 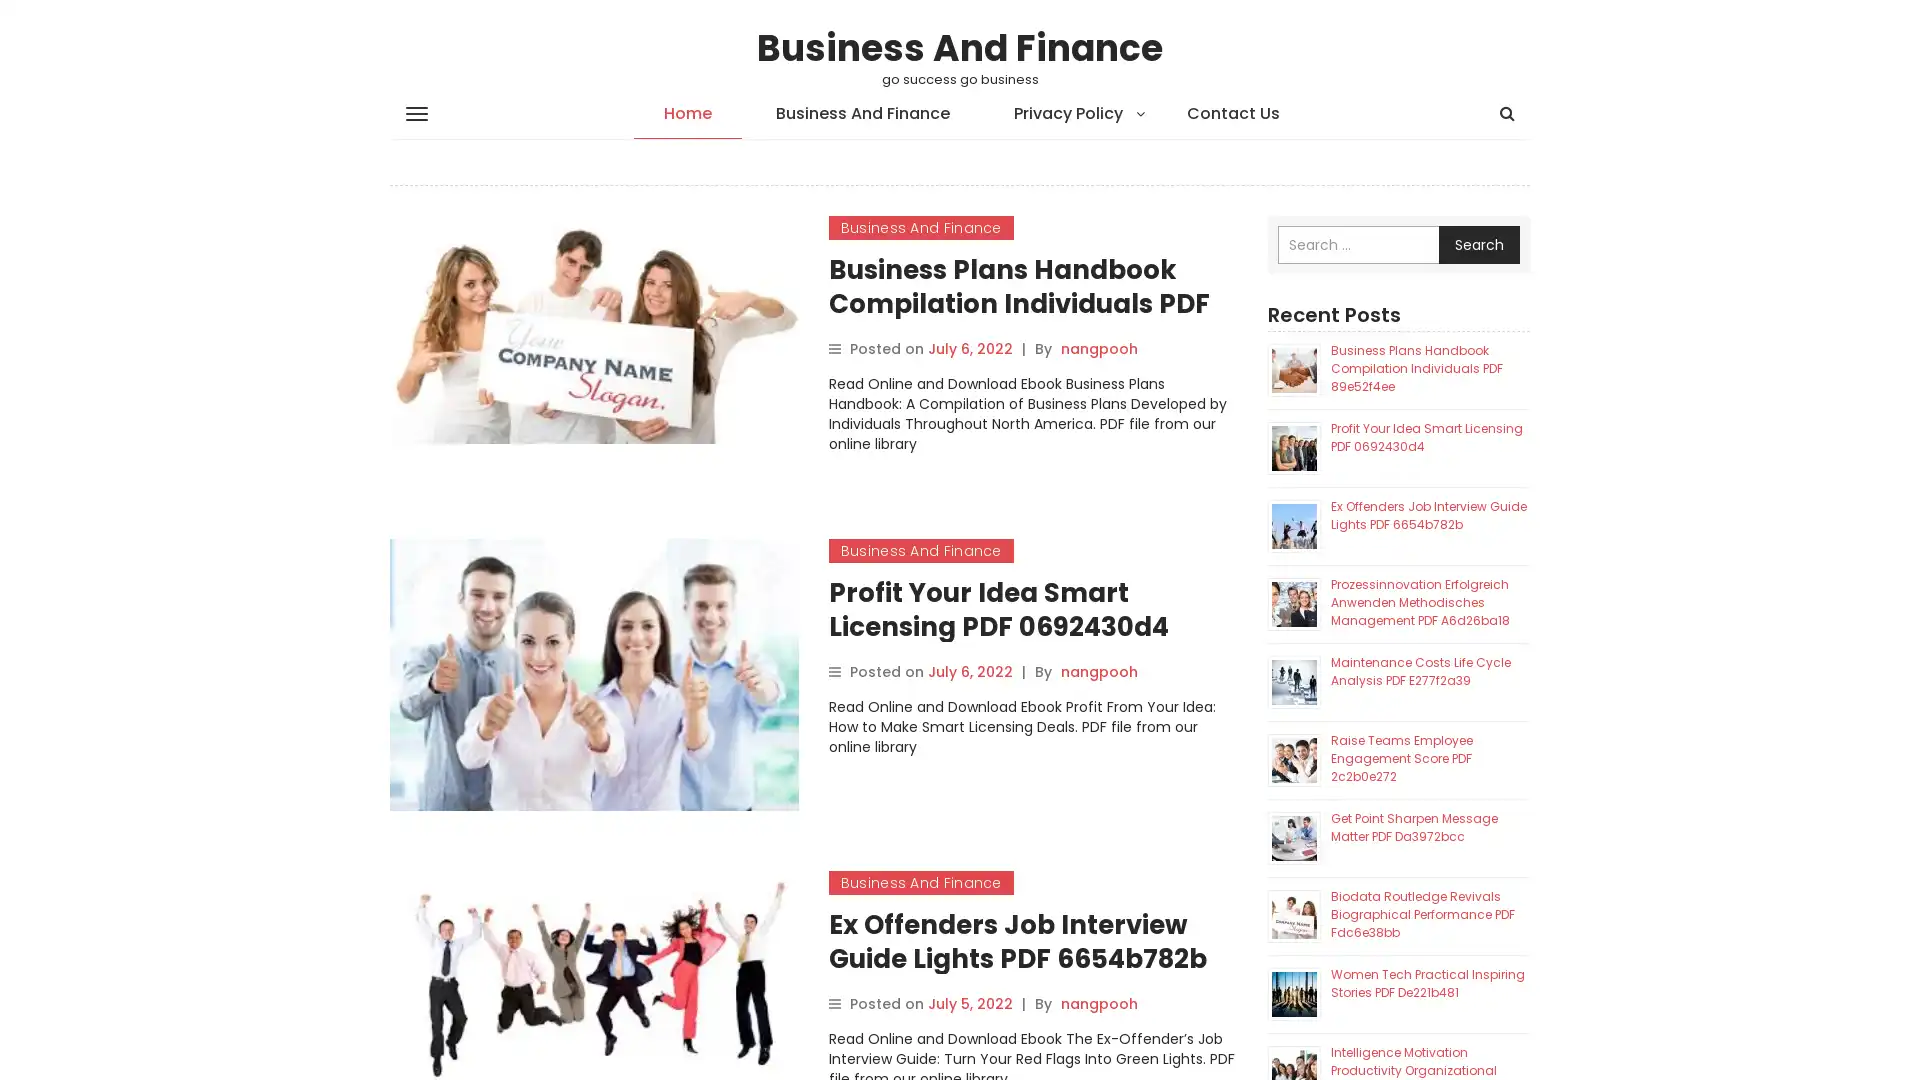 I want to click on Search, so click(x=1479, y=244).